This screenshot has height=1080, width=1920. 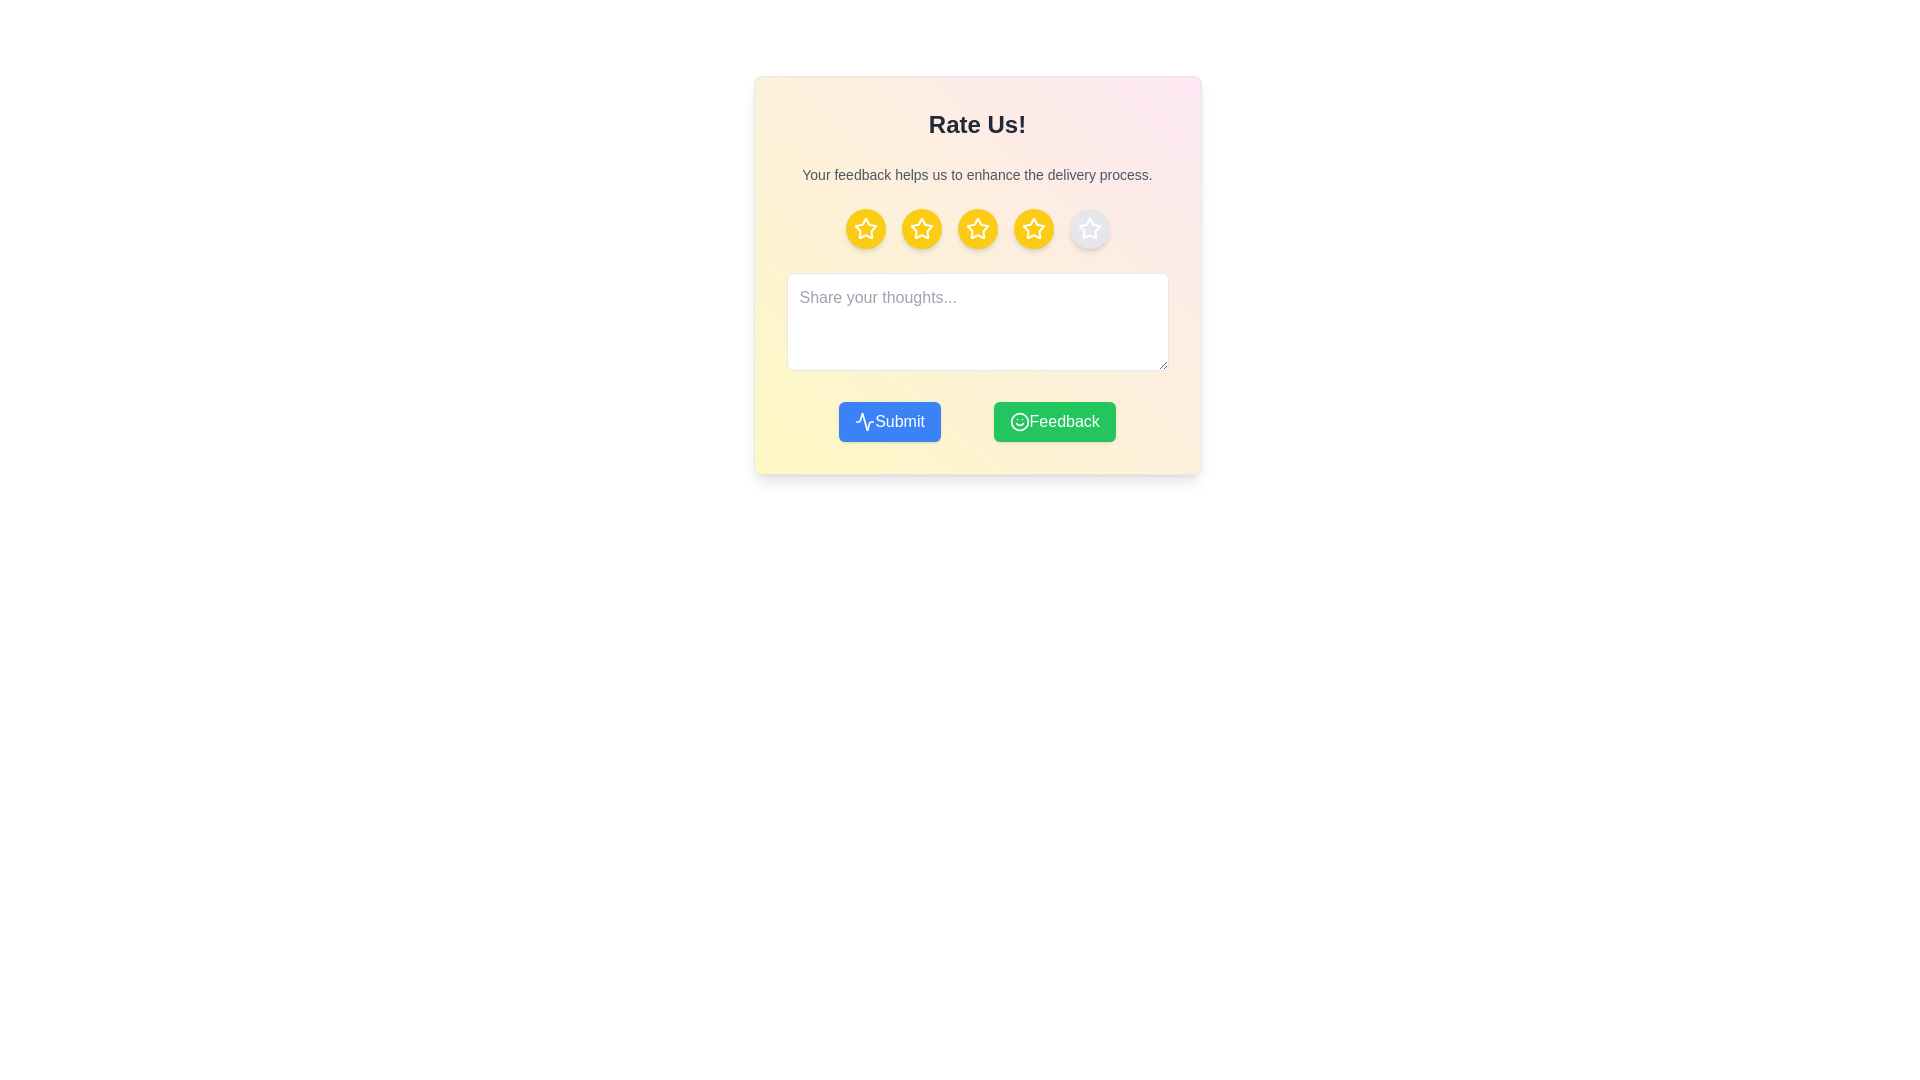 What do you see at coordinates (889, 420) in the screenshot?
I see `the 'Submit' button to submit feedback` at bounding box center [889, 420].